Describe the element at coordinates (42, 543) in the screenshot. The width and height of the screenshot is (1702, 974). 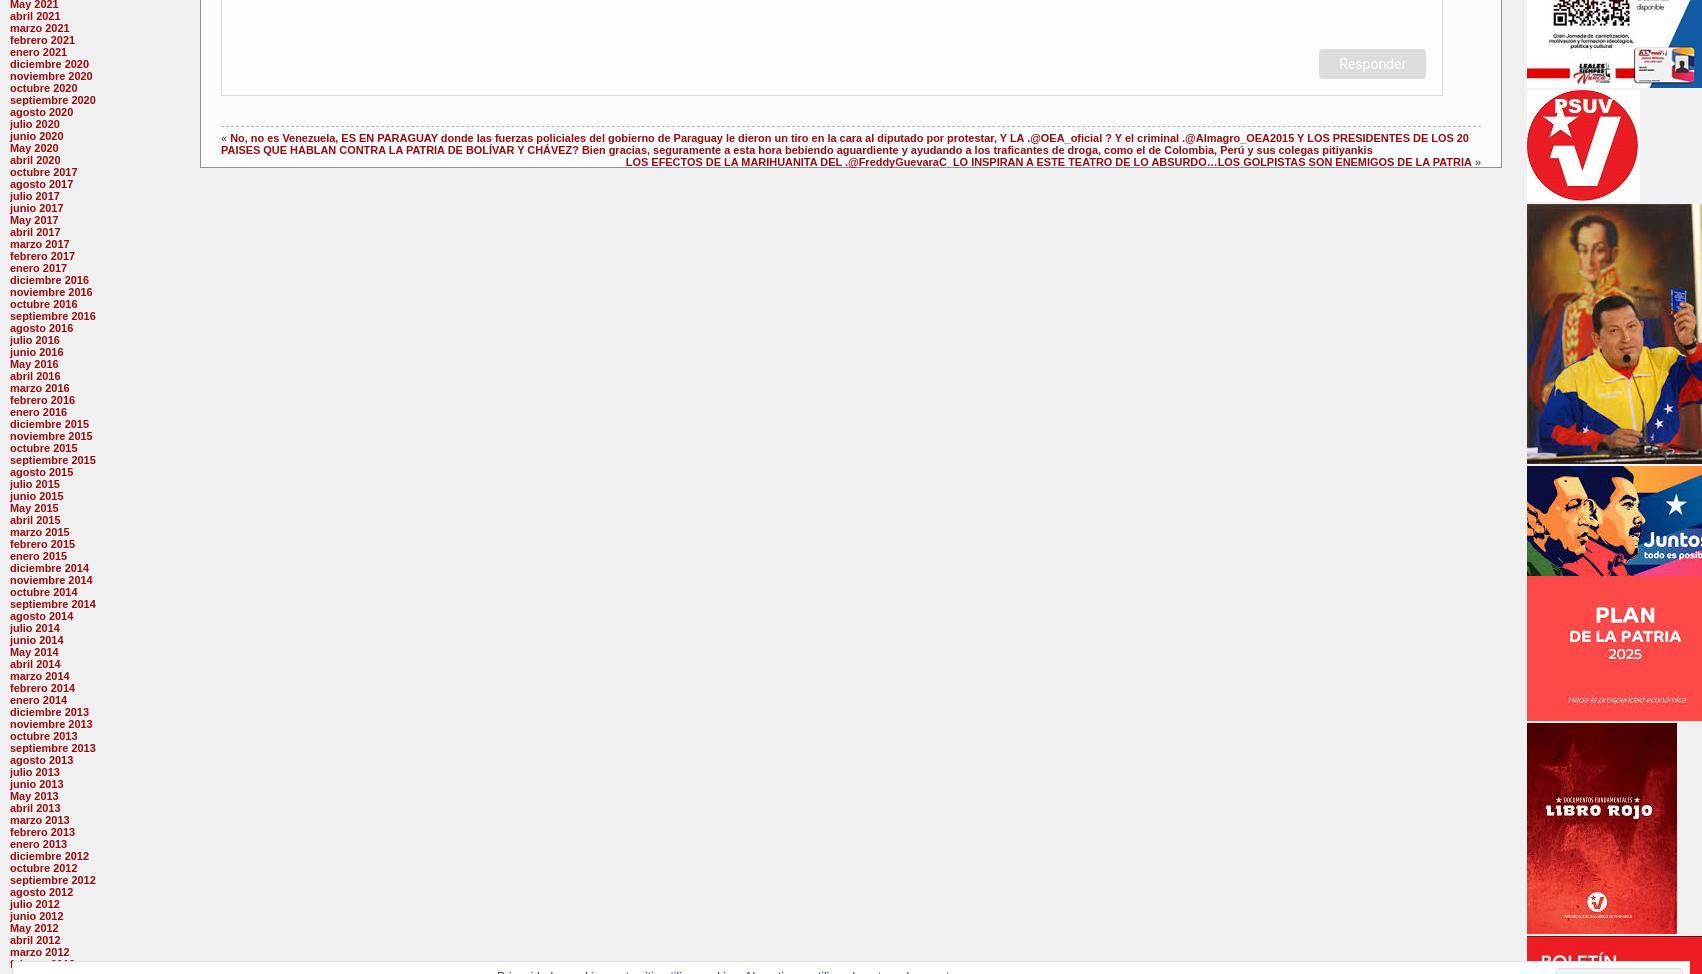
I see `'febrero 2015'` at that location.